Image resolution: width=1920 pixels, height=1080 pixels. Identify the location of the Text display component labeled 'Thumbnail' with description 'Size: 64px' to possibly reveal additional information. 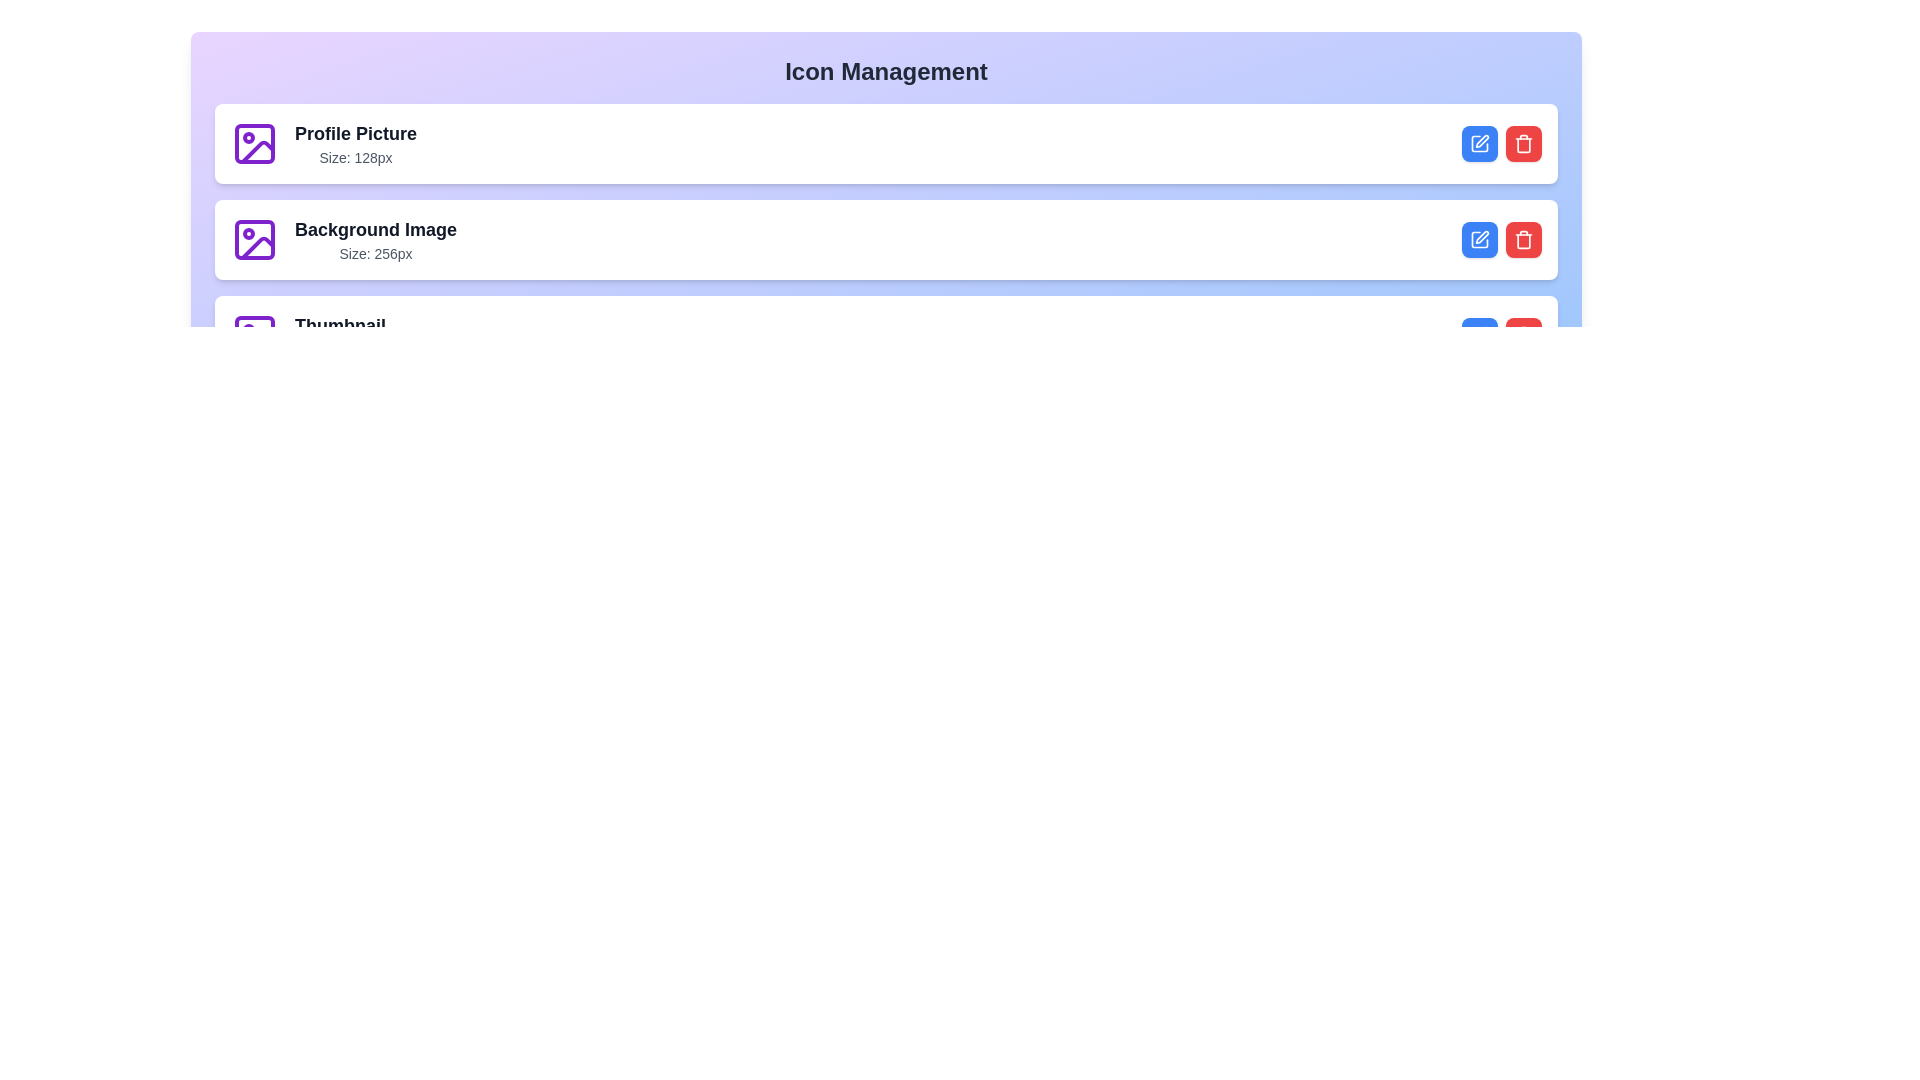
(340, 334).